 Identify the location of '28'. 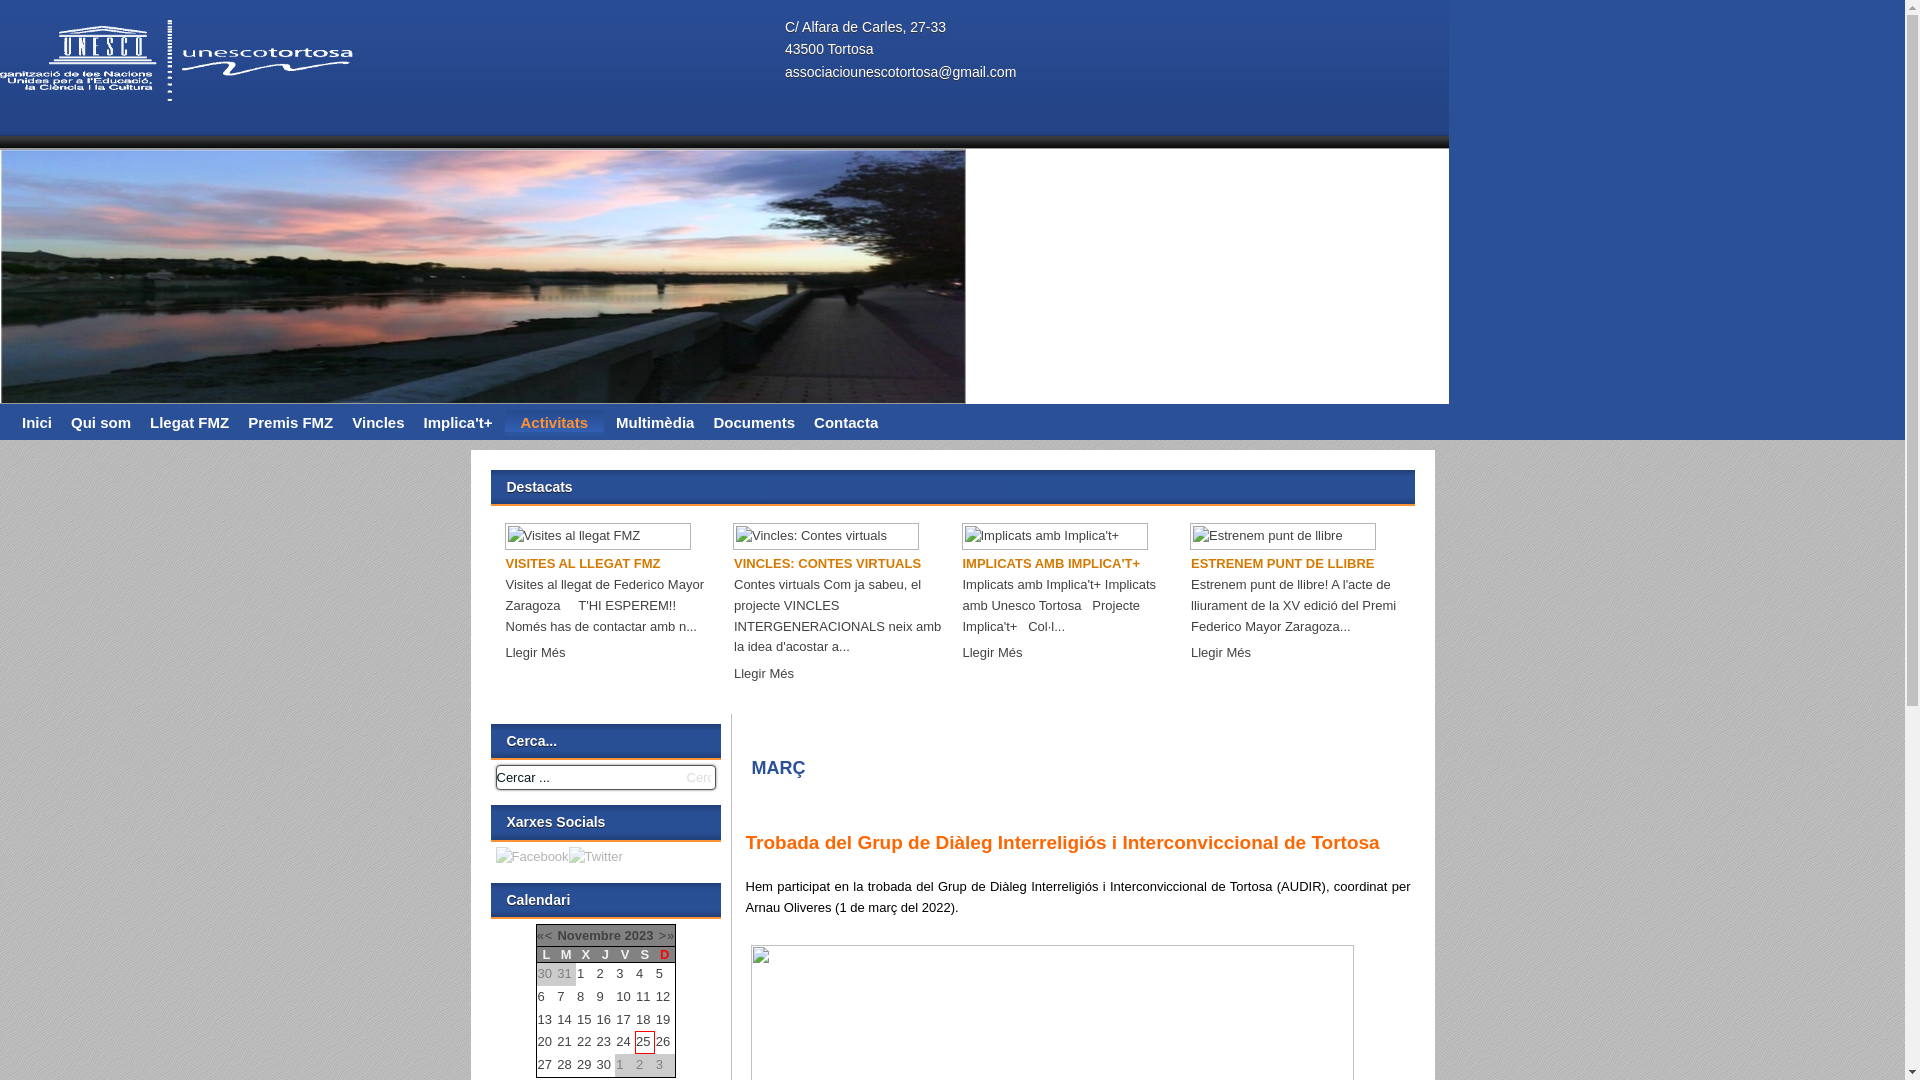
(556, 1063).